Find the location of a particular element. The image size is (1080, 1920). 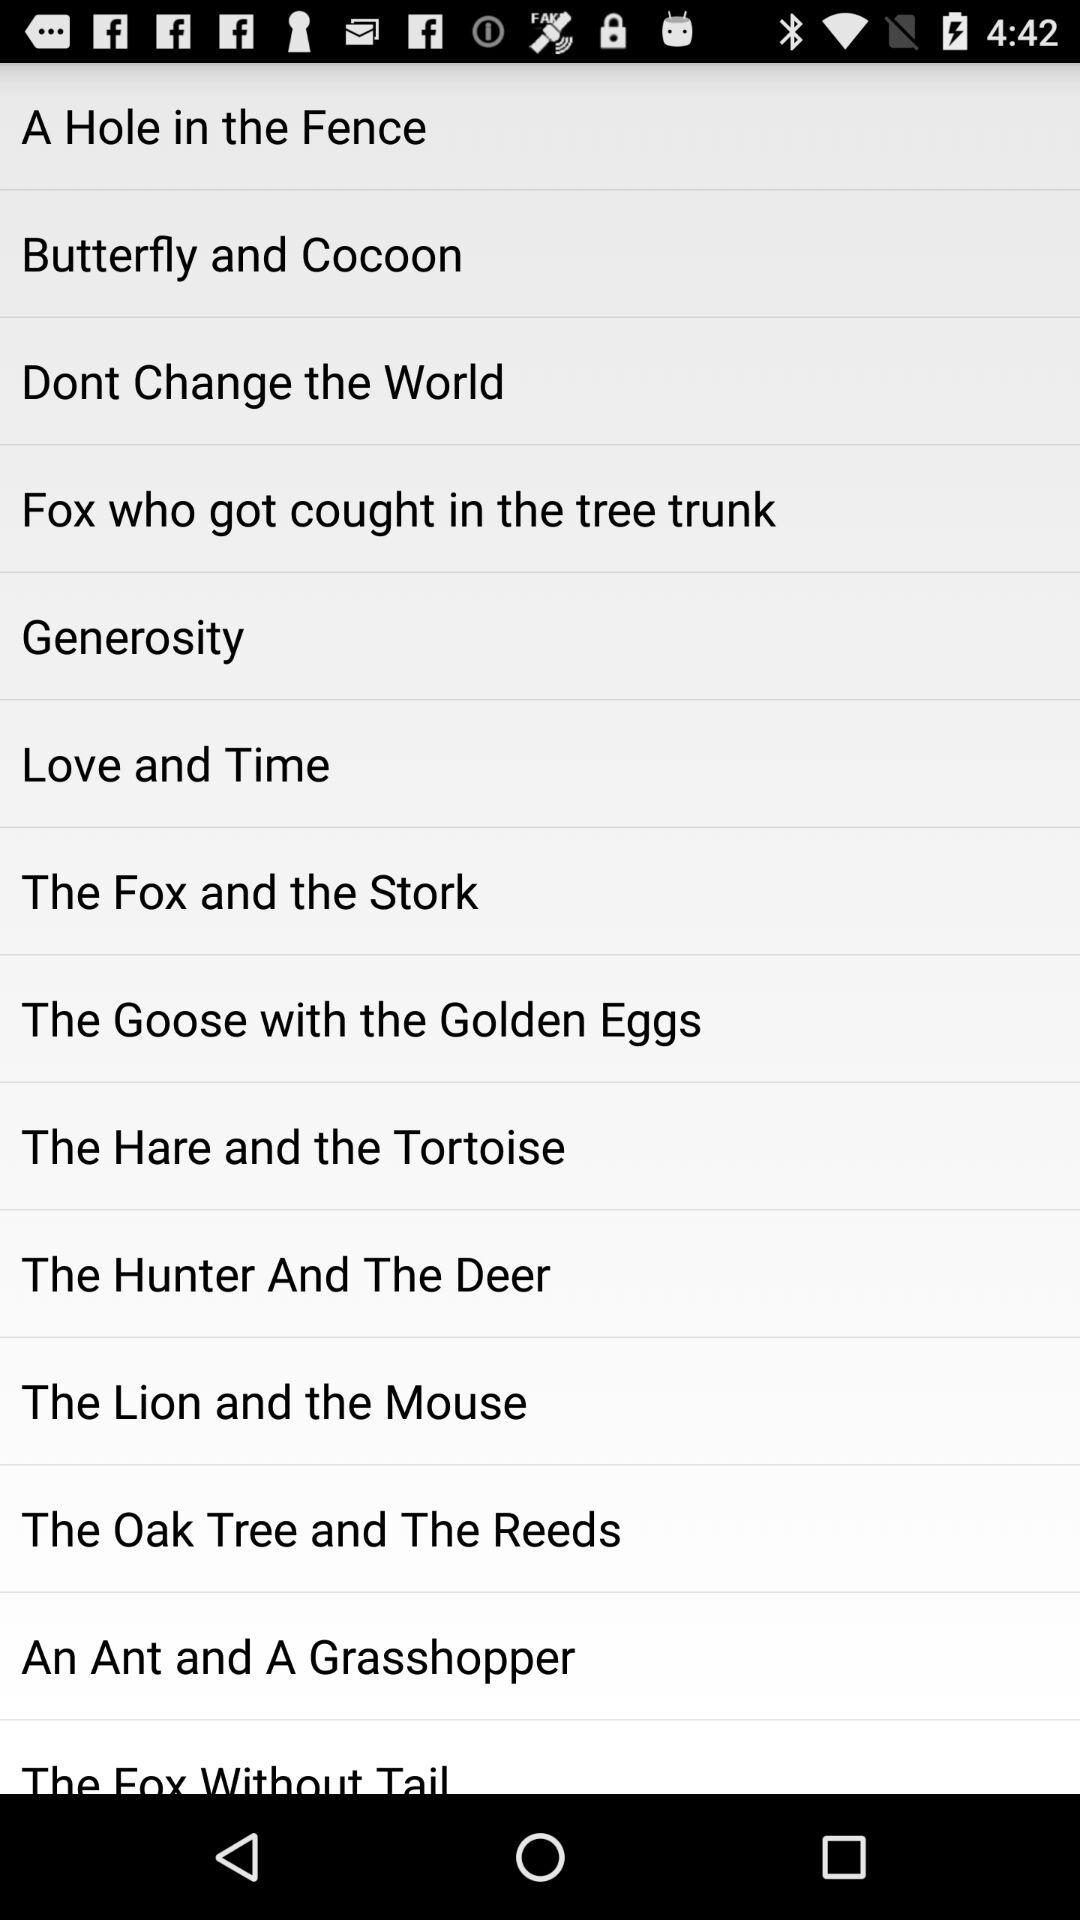

butterfly and cocoon icon is located at coordinates (540, 252).